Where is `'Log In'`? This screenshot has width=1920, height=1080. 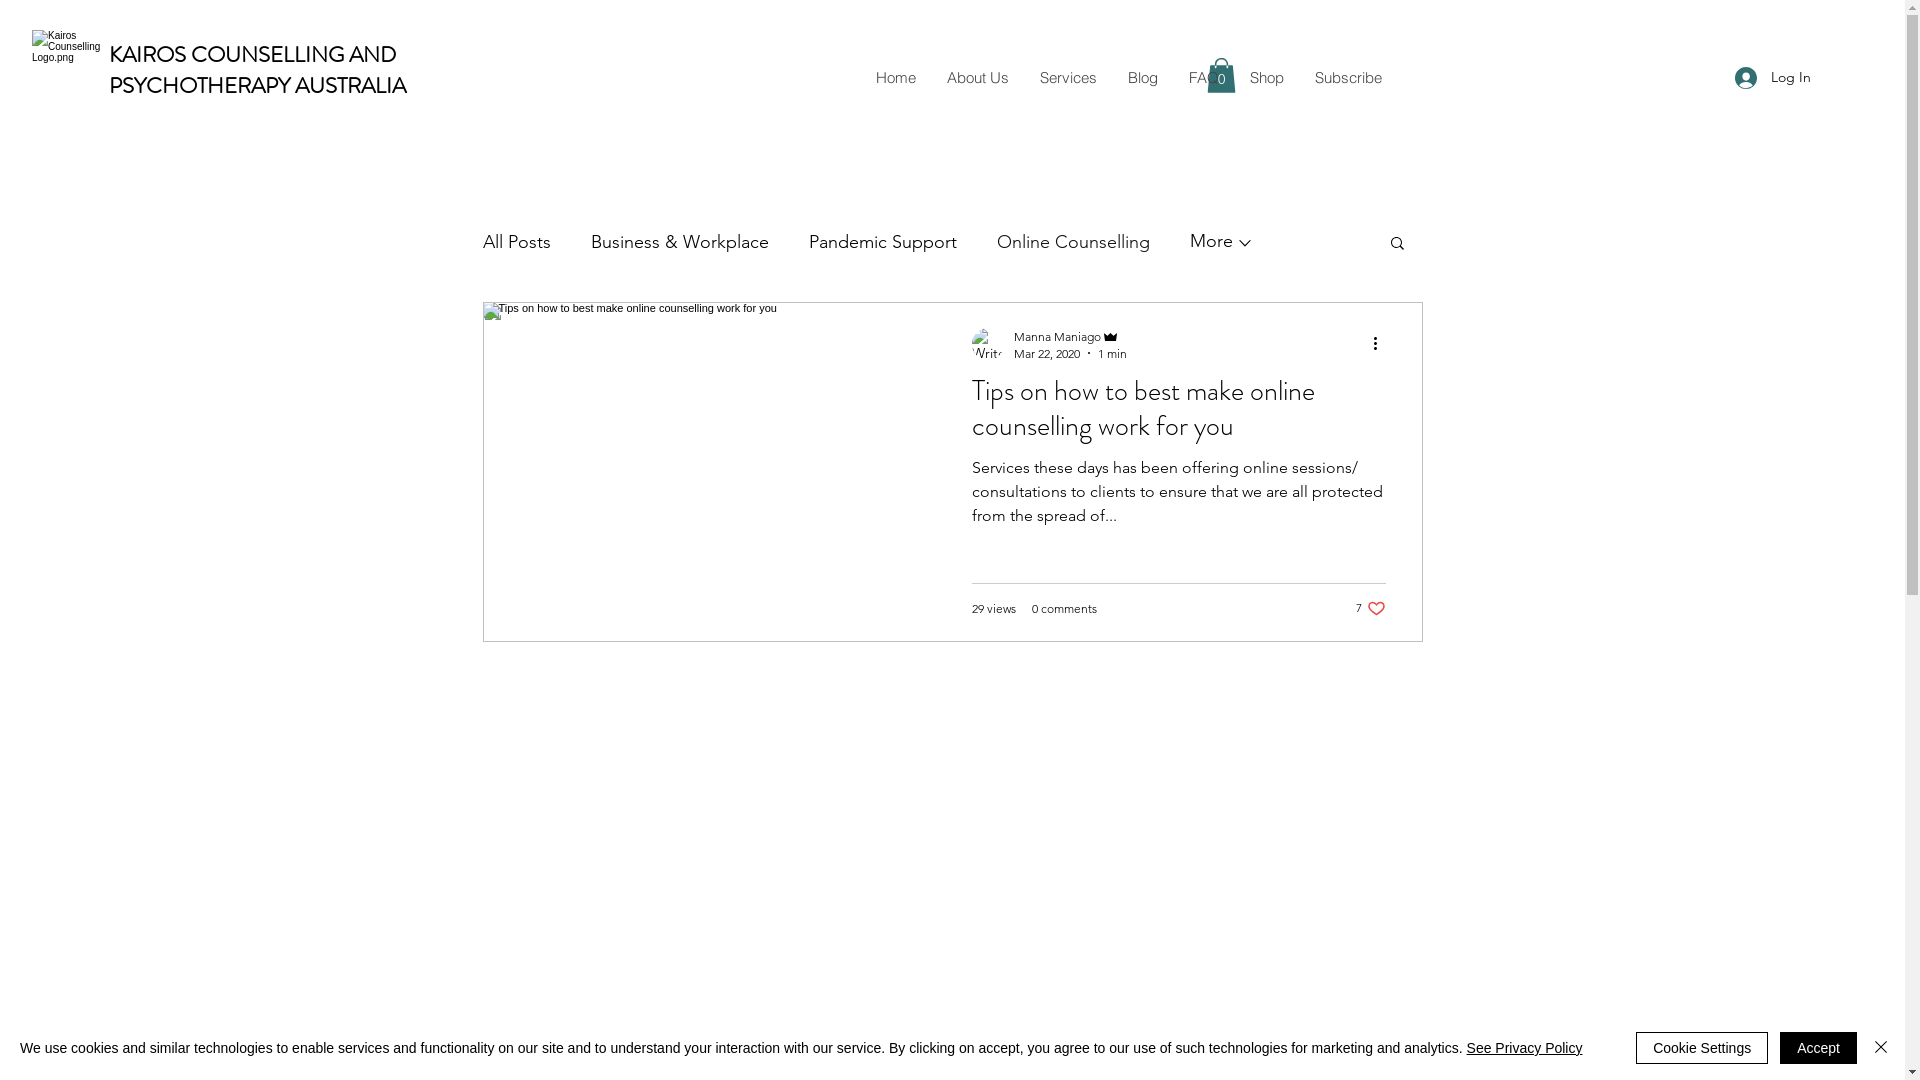 'Log In' is located at coordinates (1772, 76).